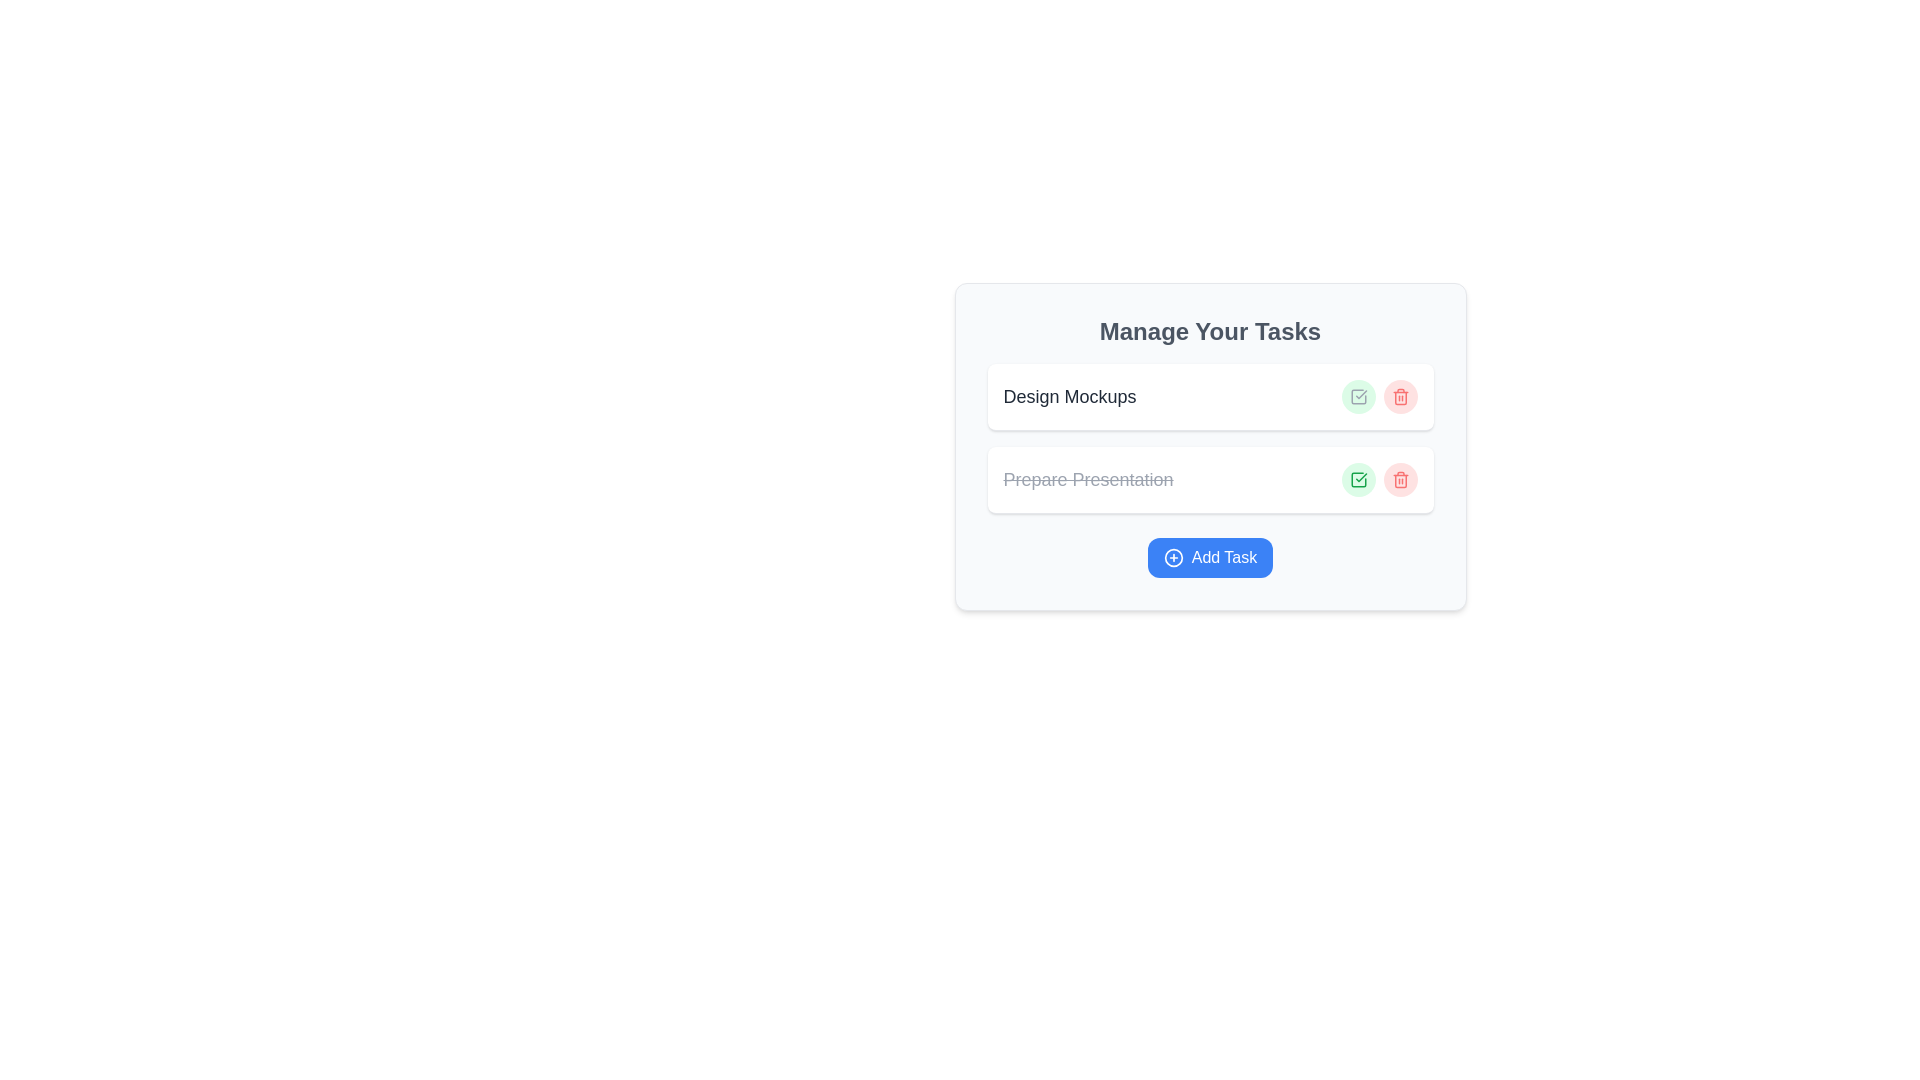 The width and height of the screenshot is (1920, 1080). I want to click on the trash icon located on the right-hand side of the second task row labeled 'Prepare Presentation', which visually represents the delete task action, so click(1399, 398).